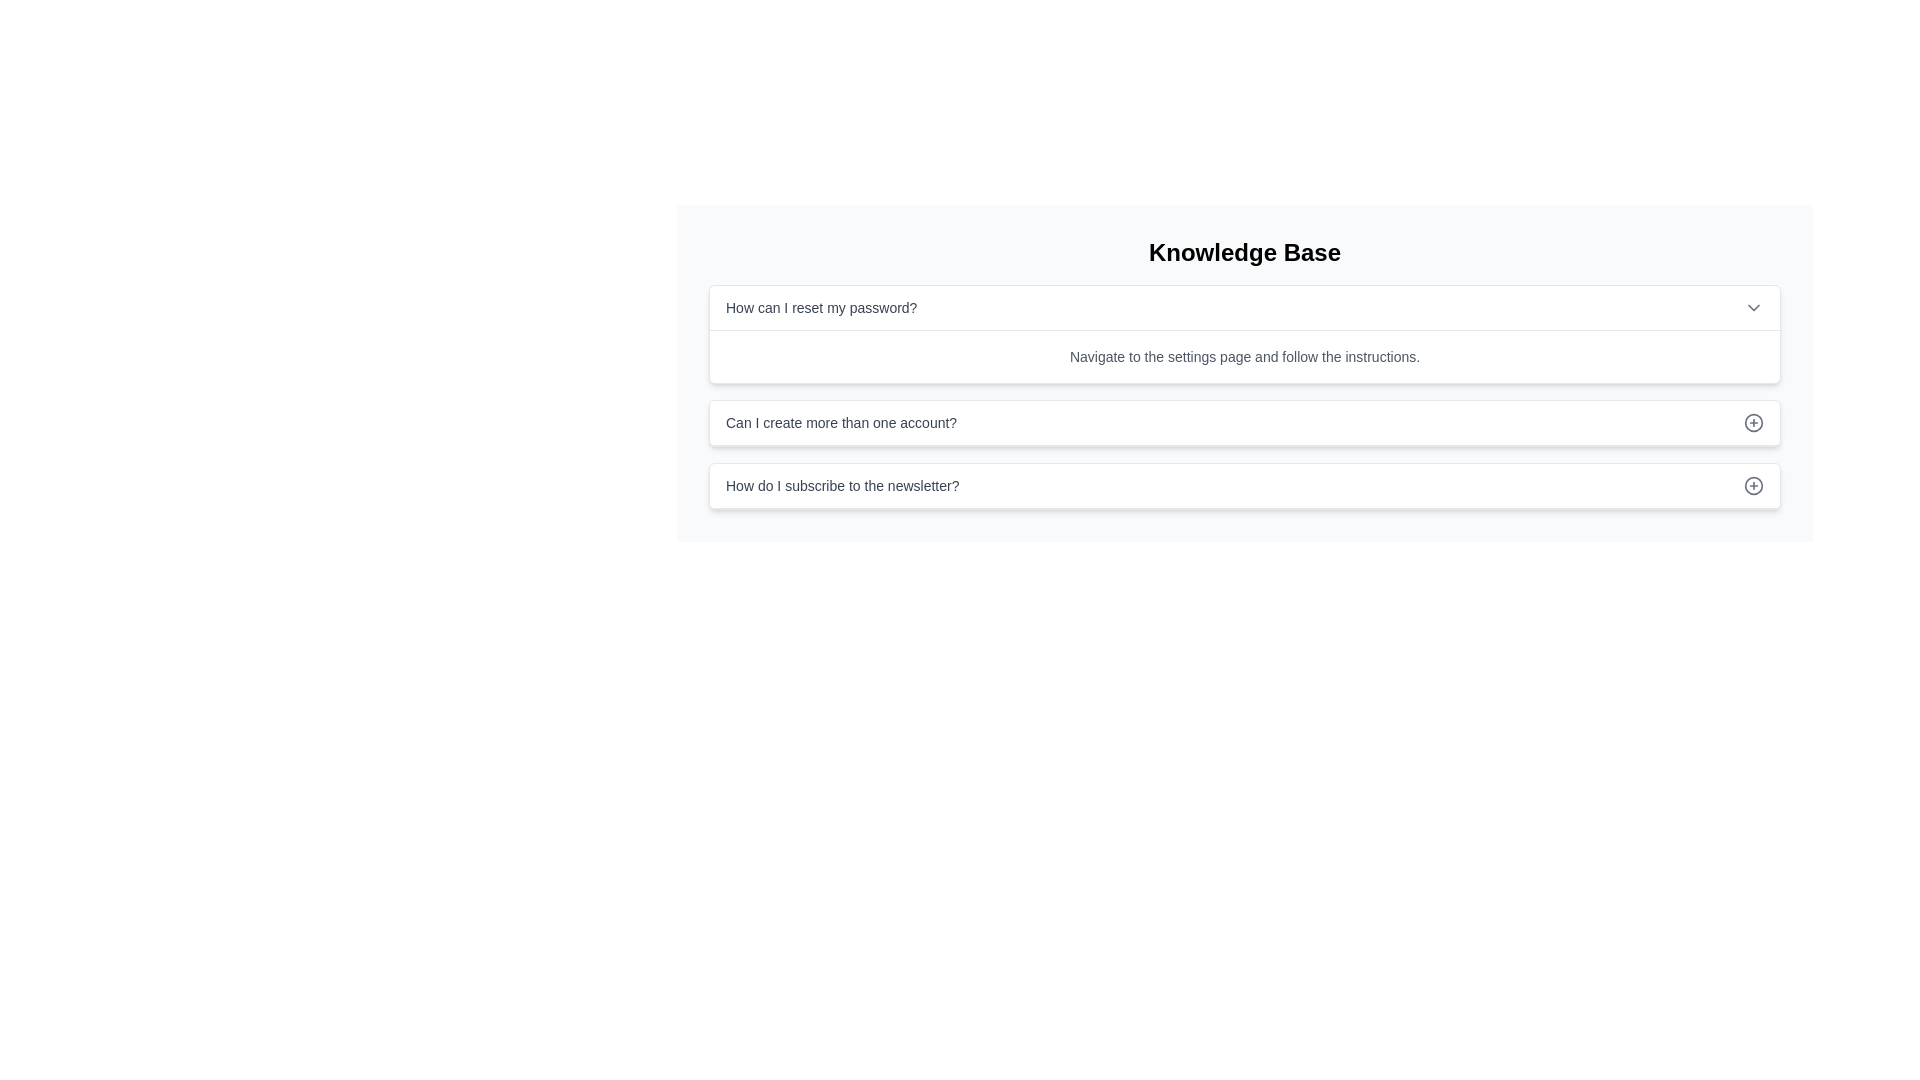 The height and width of the screenshot is (1080, 1920). I want to click on the circular icon with a plus sign located at the far-right end of the item labeled 'Can I create more than one account?', so click(1752, 422).